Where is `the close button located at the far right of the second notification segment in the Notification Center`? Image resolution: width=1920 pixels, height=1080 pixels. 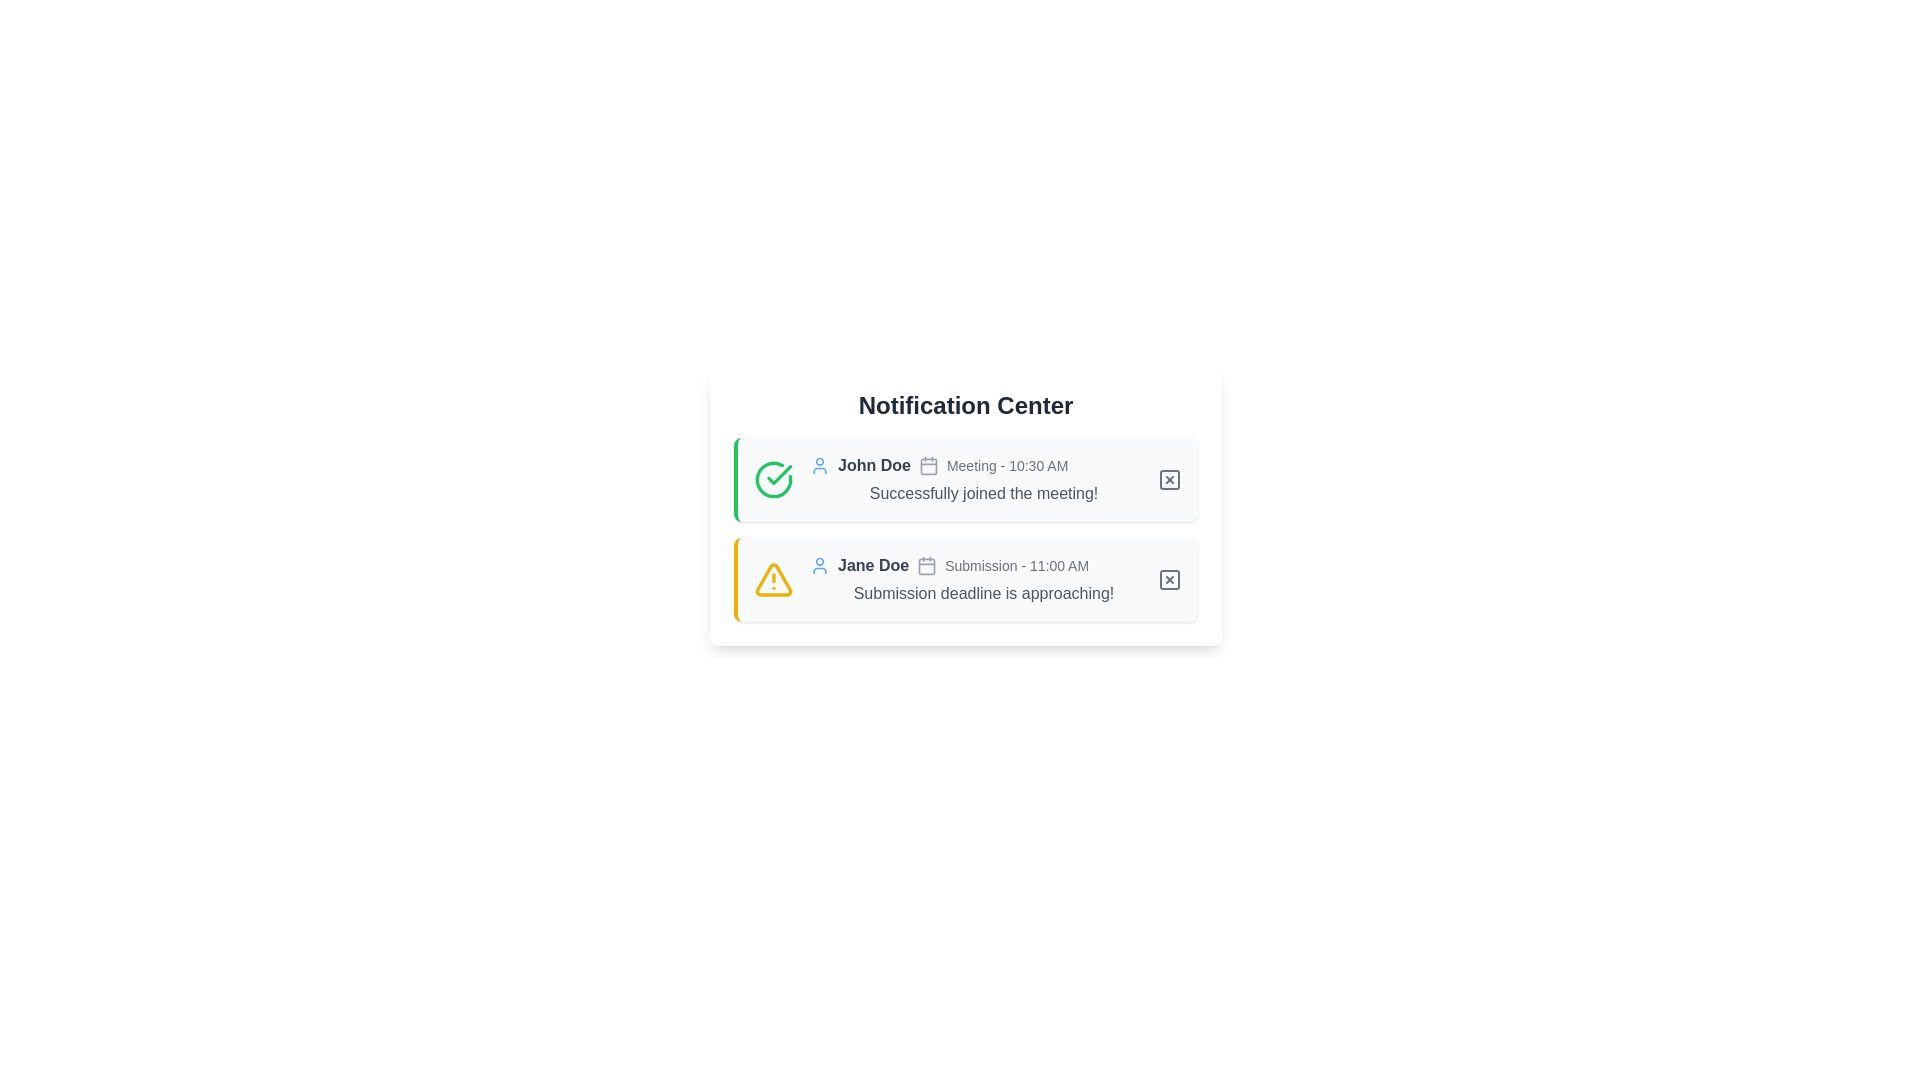
the close button located at the far right of the second notification segment in the Notification Center is located at coordinates (1170, 579).